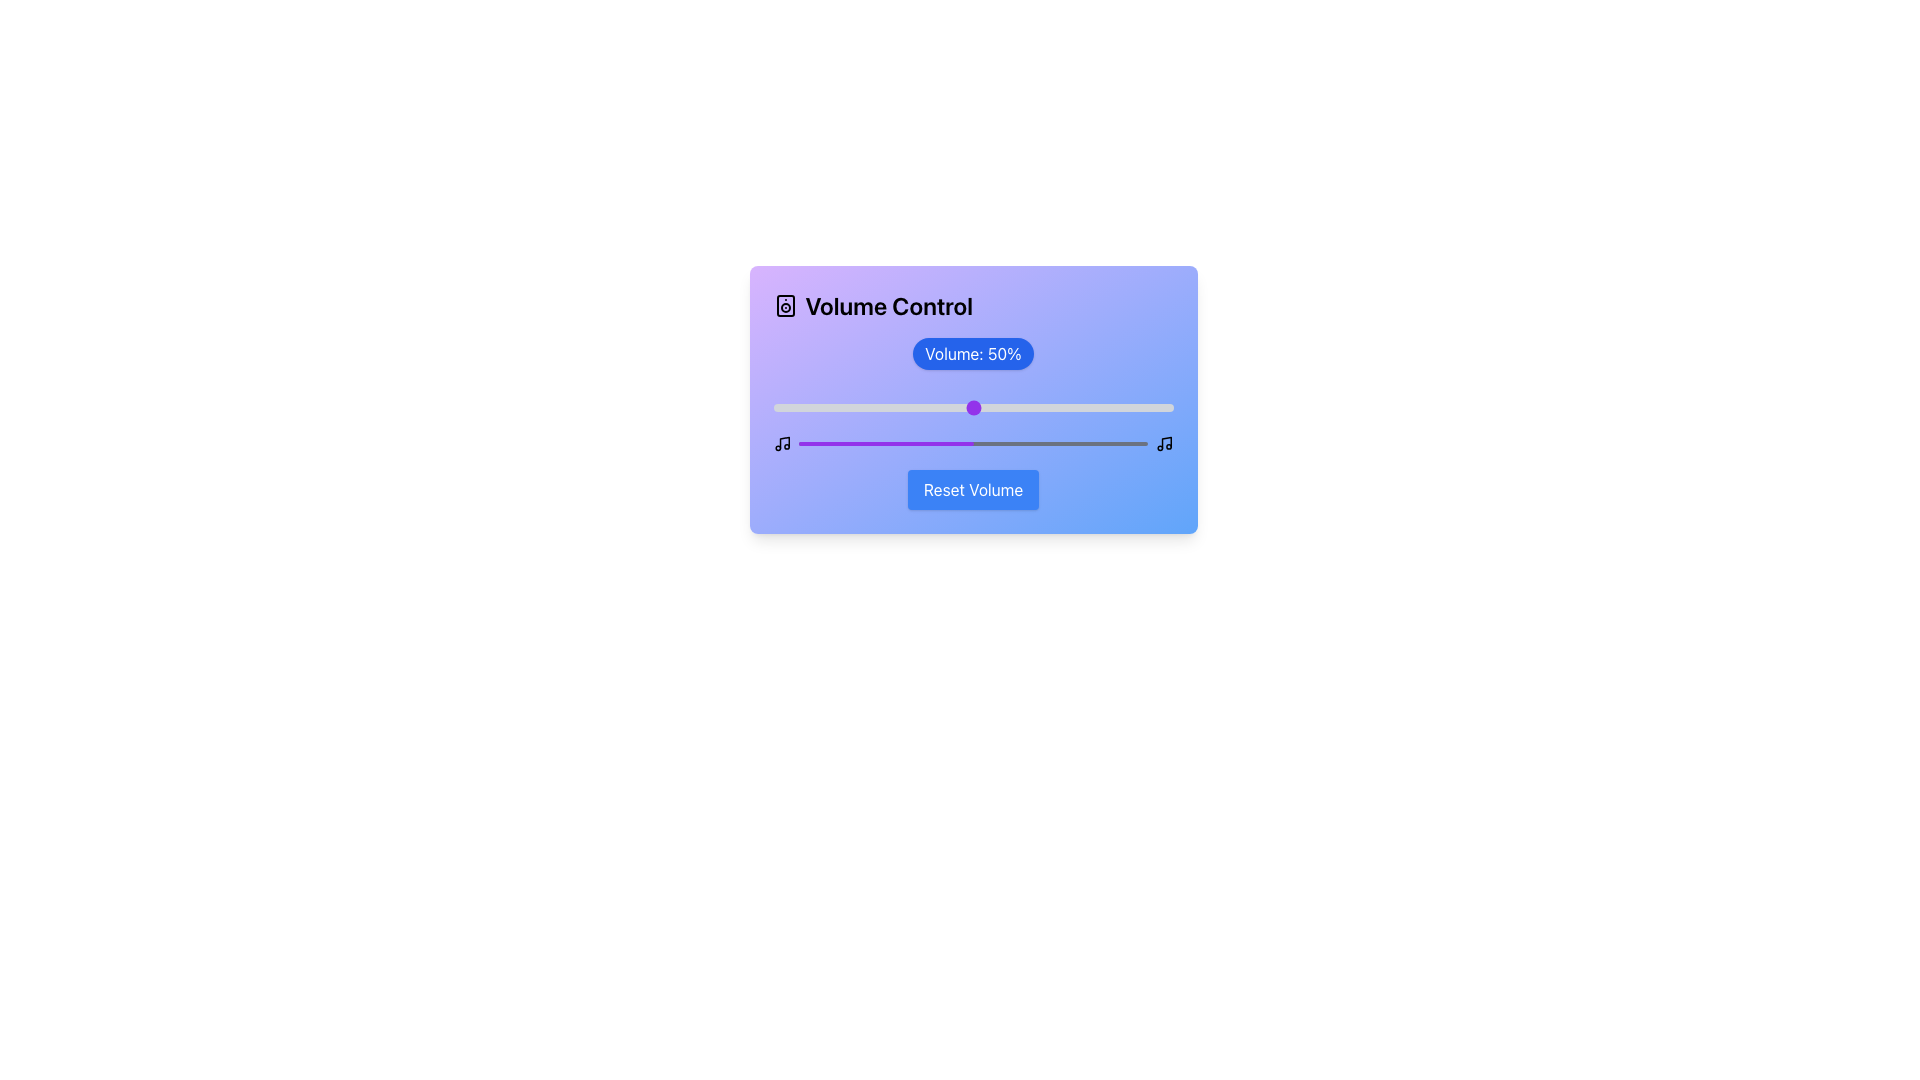 The width and height of the screenshot is (1920, 1080). What do you see at coordinates (973, 489) in the screenshot?
I see `the reset volume button located at the bottom center of the 'Volume Control' component to change its appearance` at bounding box center [973, 489].